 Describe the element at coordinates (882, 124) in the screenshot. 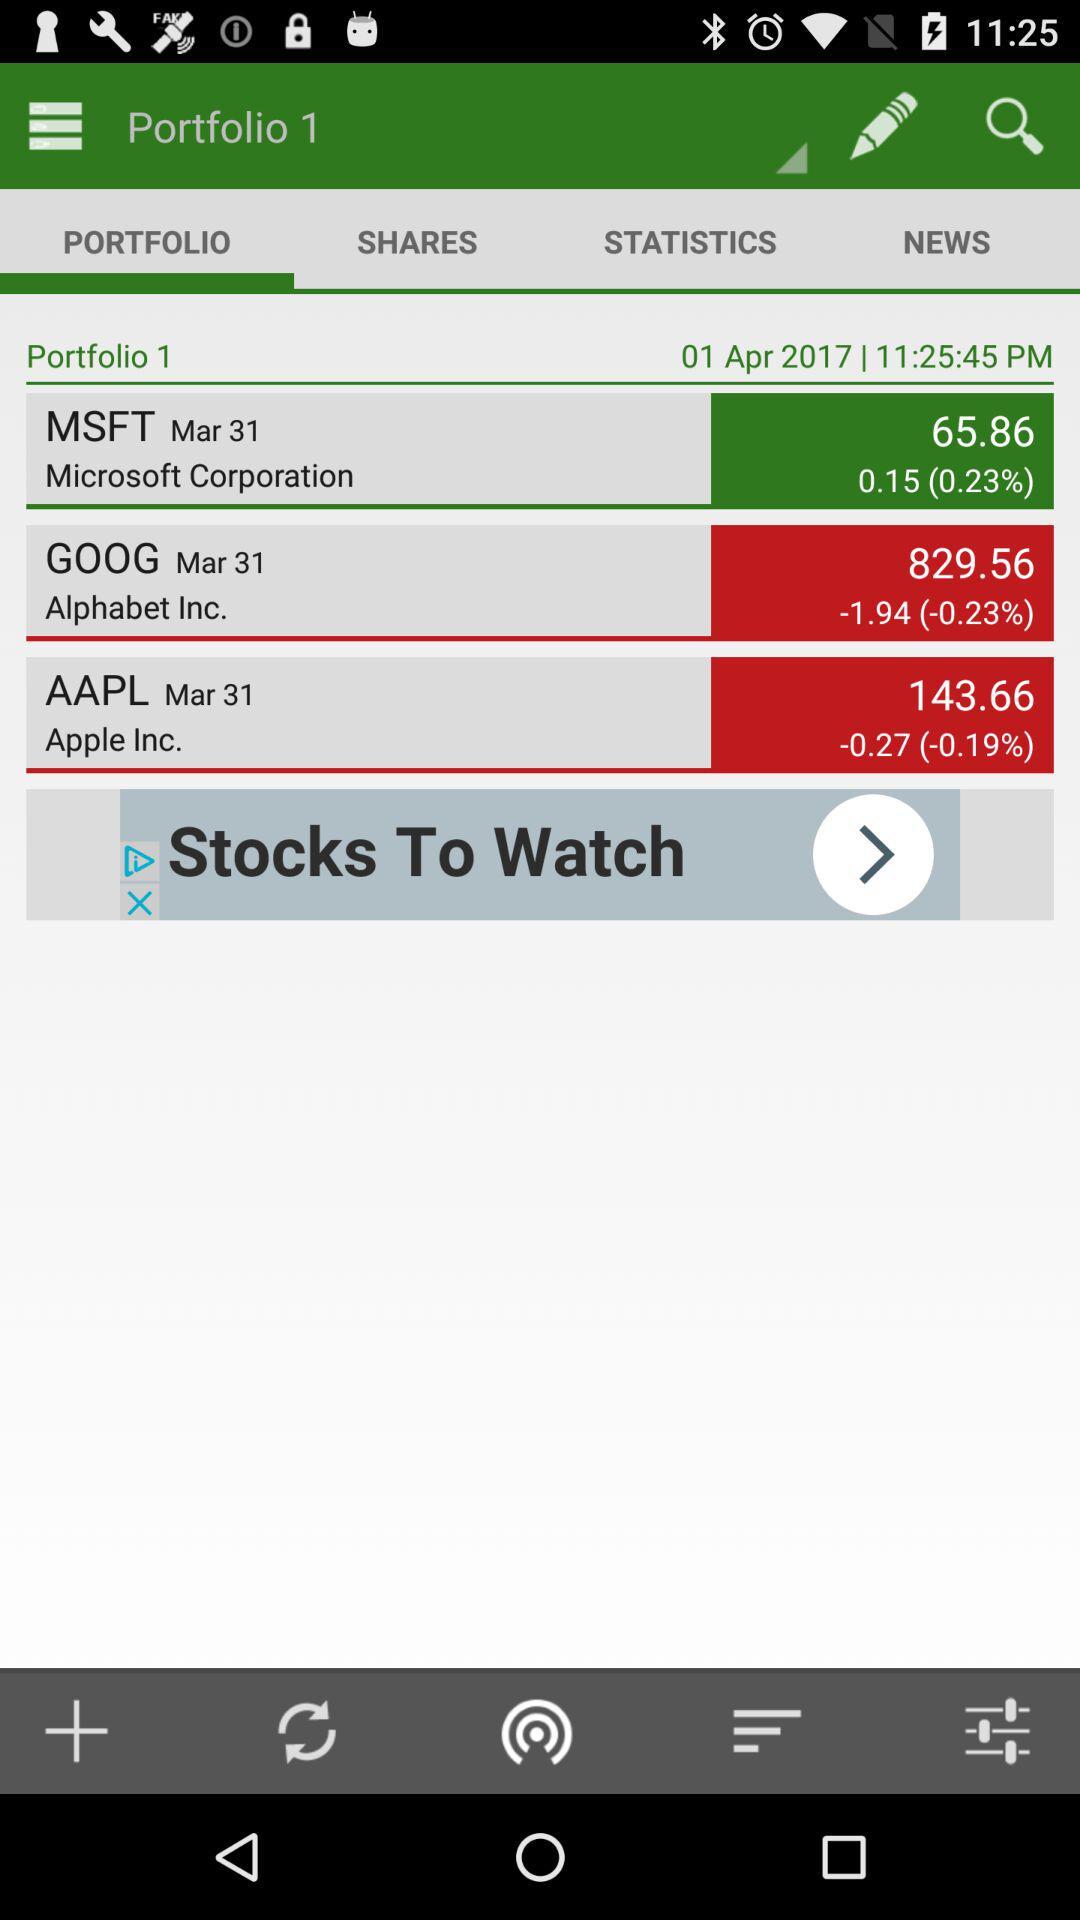

I see `the edit icon` at that location.